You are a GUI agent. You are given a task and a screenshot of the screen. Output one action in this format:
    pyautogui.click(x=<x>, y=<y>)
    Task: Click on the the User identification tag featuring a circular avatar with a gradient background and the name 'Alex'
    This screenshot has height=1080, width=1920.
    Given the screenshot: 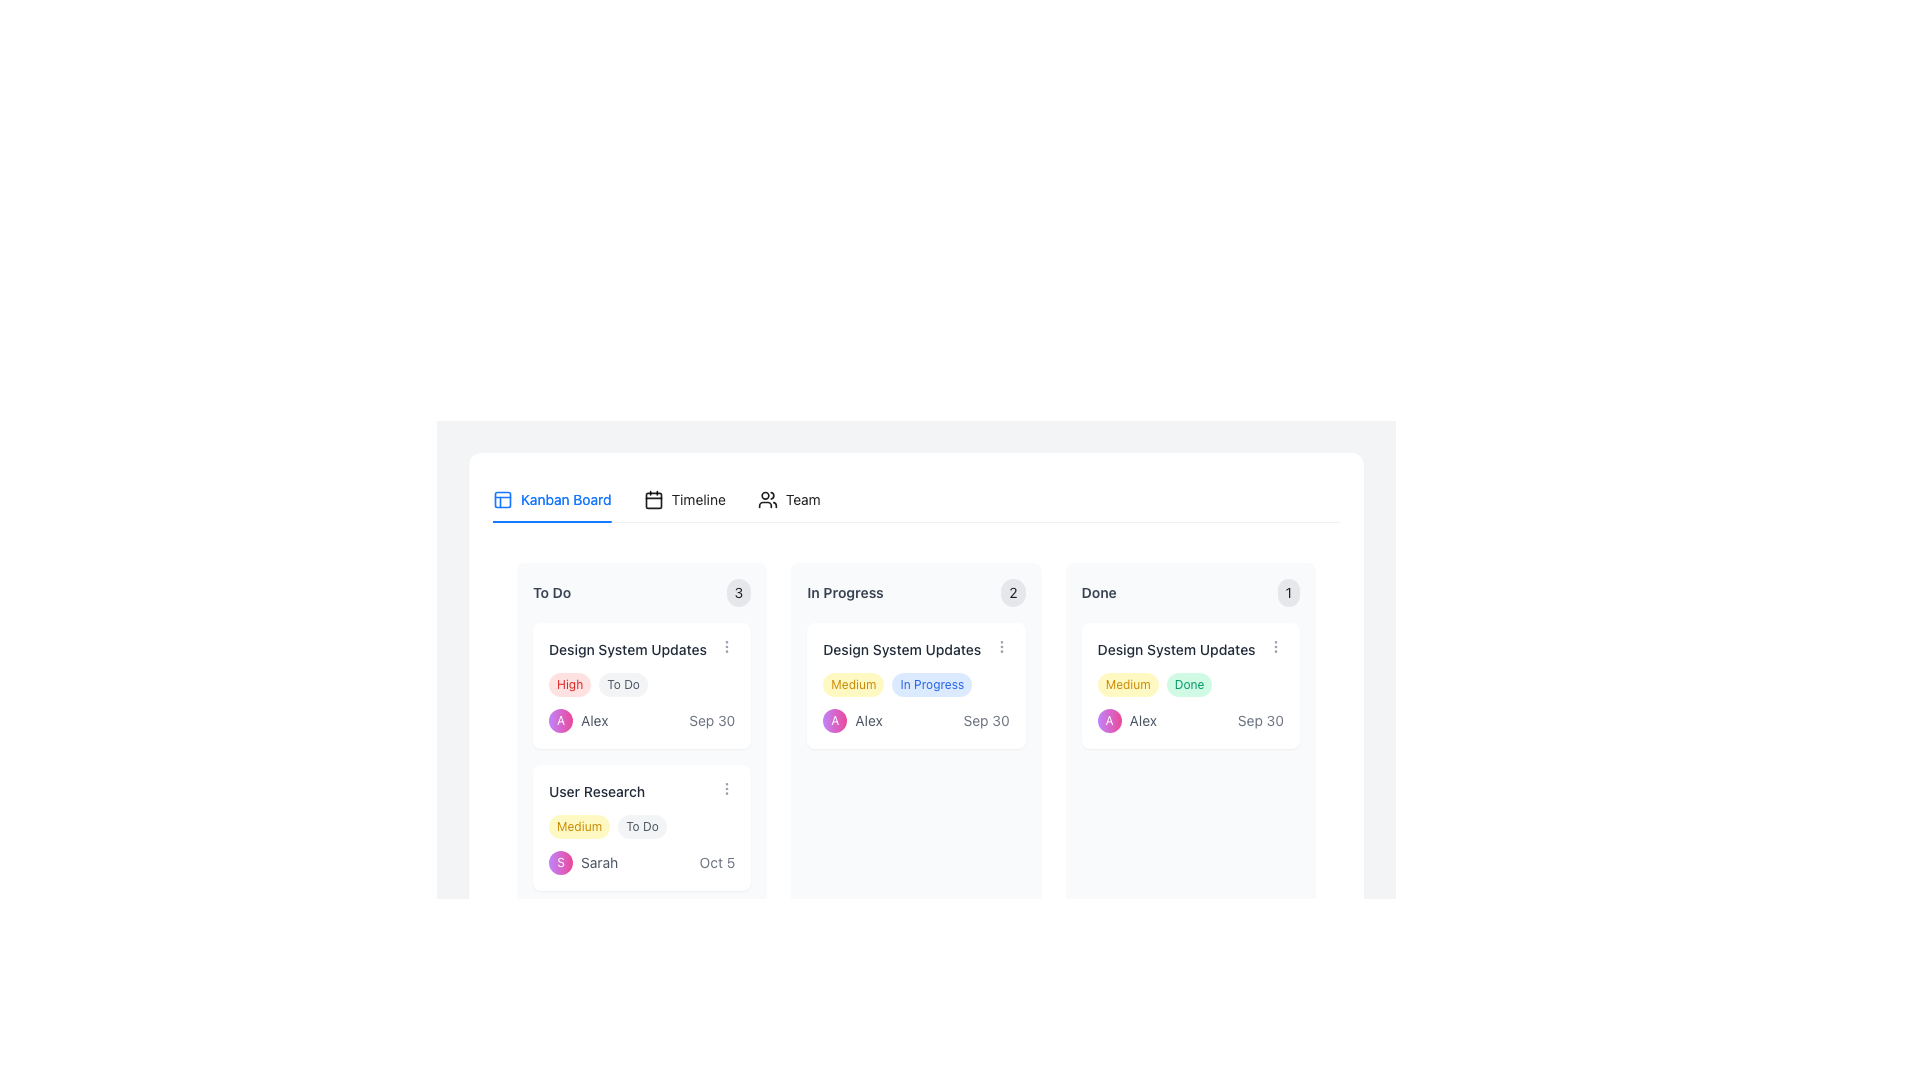 What is the action you would take?
    pyautogui.click(x=577, y=721)
    